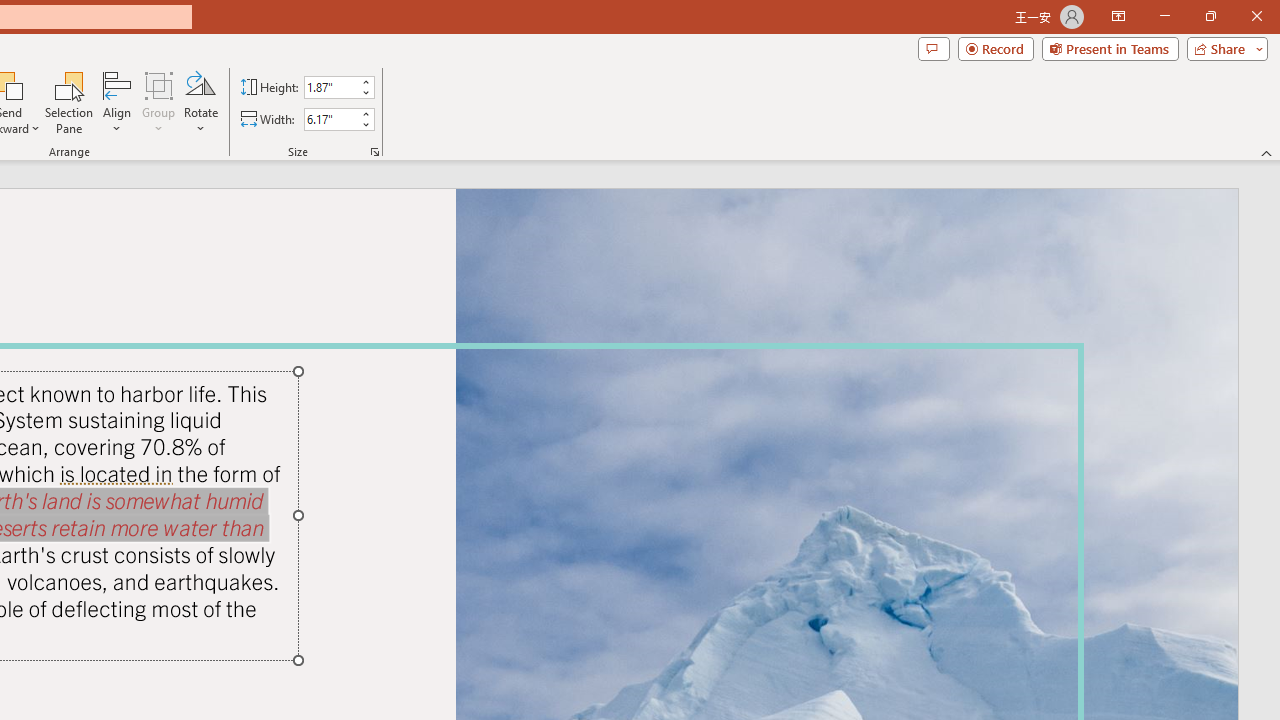  I want to click on 'Ribbon Display Options', so click(1117, 16).